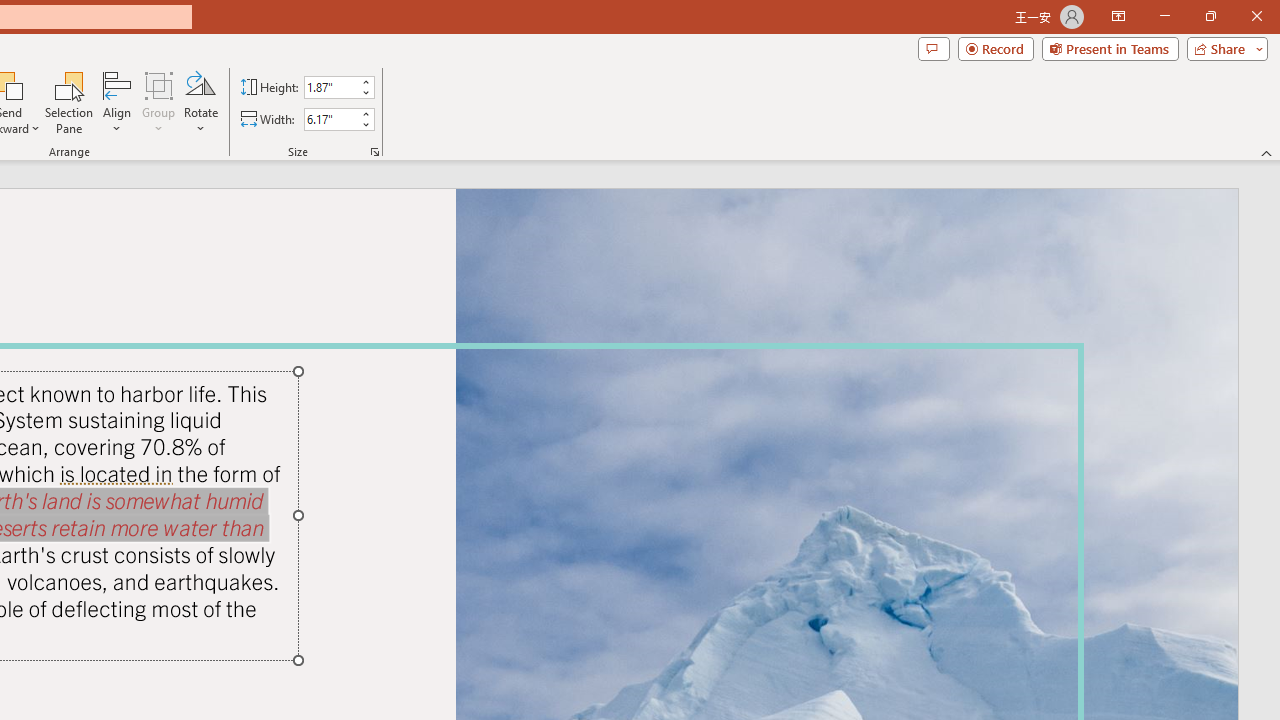  I want to click on 'Ribbon Display Options', so click(1117, 16).